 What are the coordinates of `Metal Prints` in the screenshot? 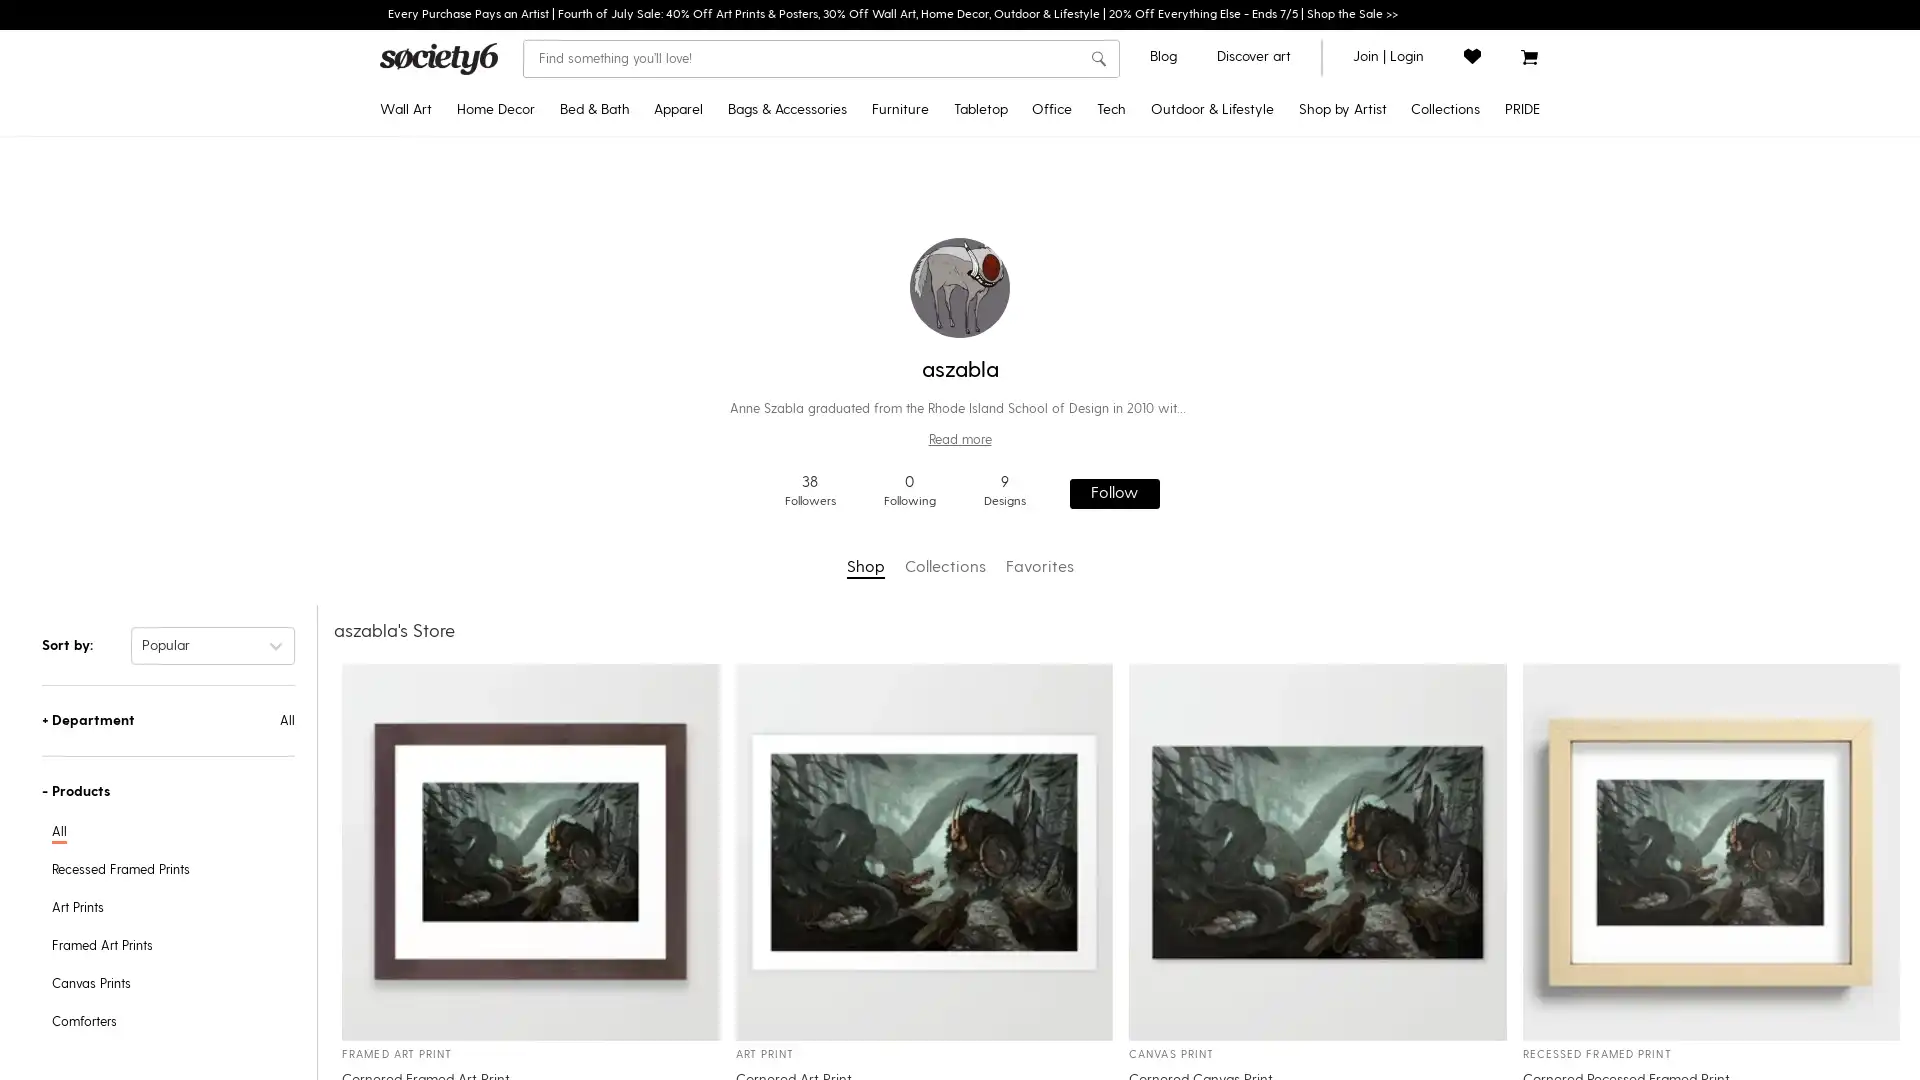 It's located at (470, 416).